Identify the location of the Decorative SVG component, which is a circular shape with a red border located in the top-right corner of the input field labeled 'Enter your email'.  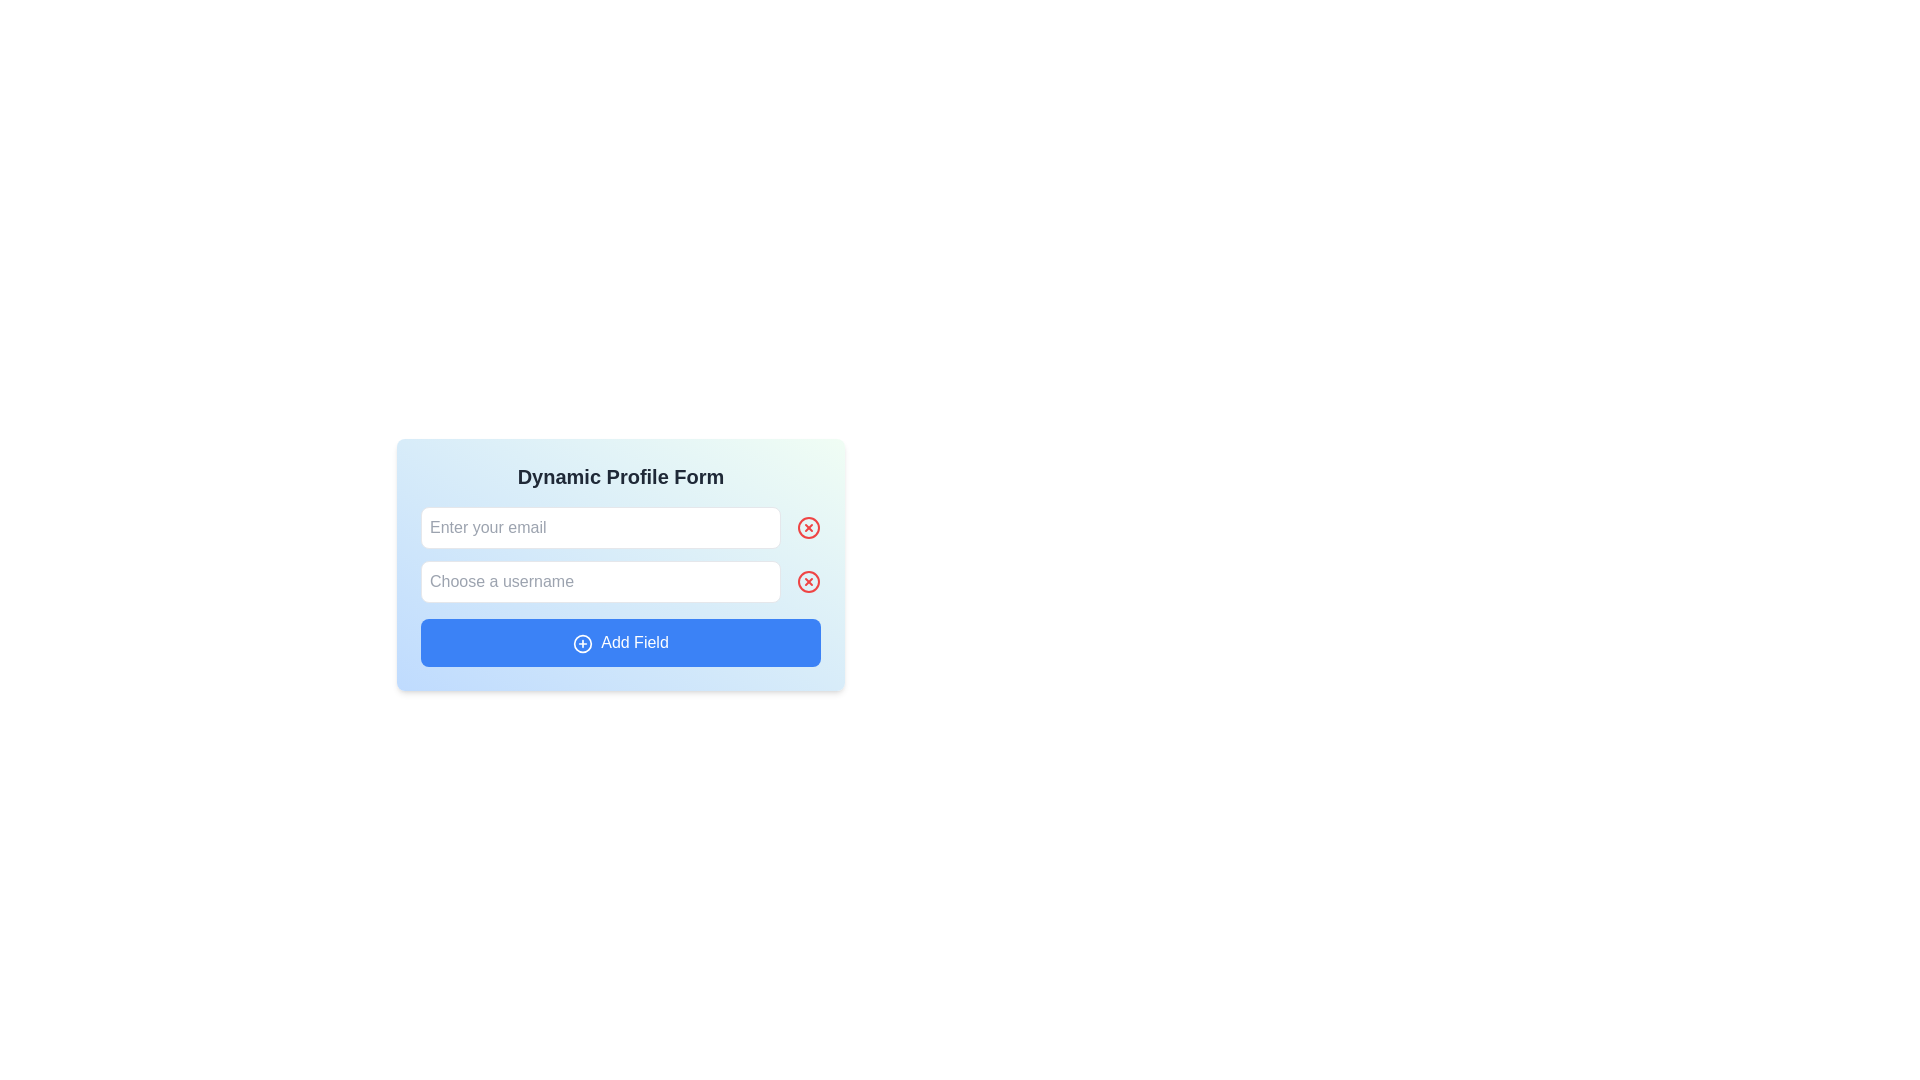
(809, 527).